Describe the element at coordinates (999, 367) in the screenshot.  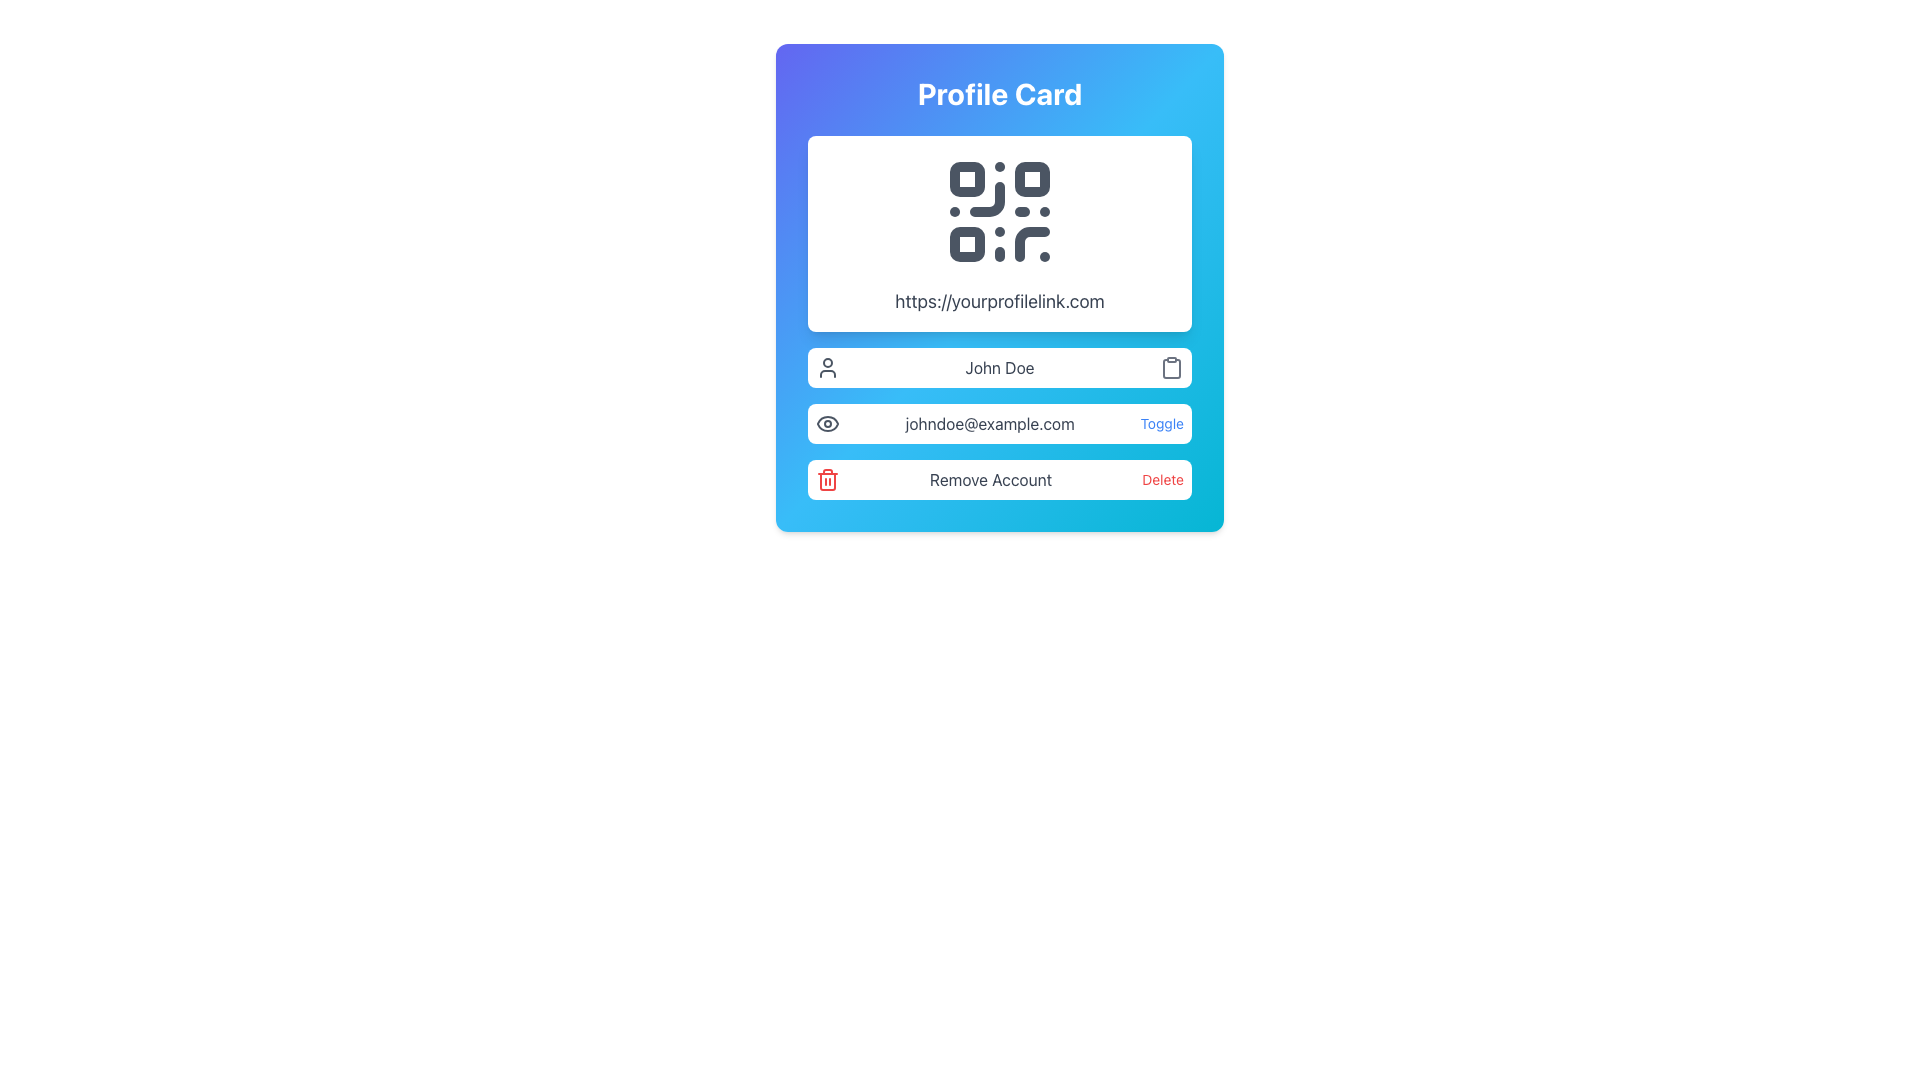
I see `the static text label displaying the user's name in the profile card section, which is positioned beneath the main title and flanked by a user icon and a clipboard icon` at that location.